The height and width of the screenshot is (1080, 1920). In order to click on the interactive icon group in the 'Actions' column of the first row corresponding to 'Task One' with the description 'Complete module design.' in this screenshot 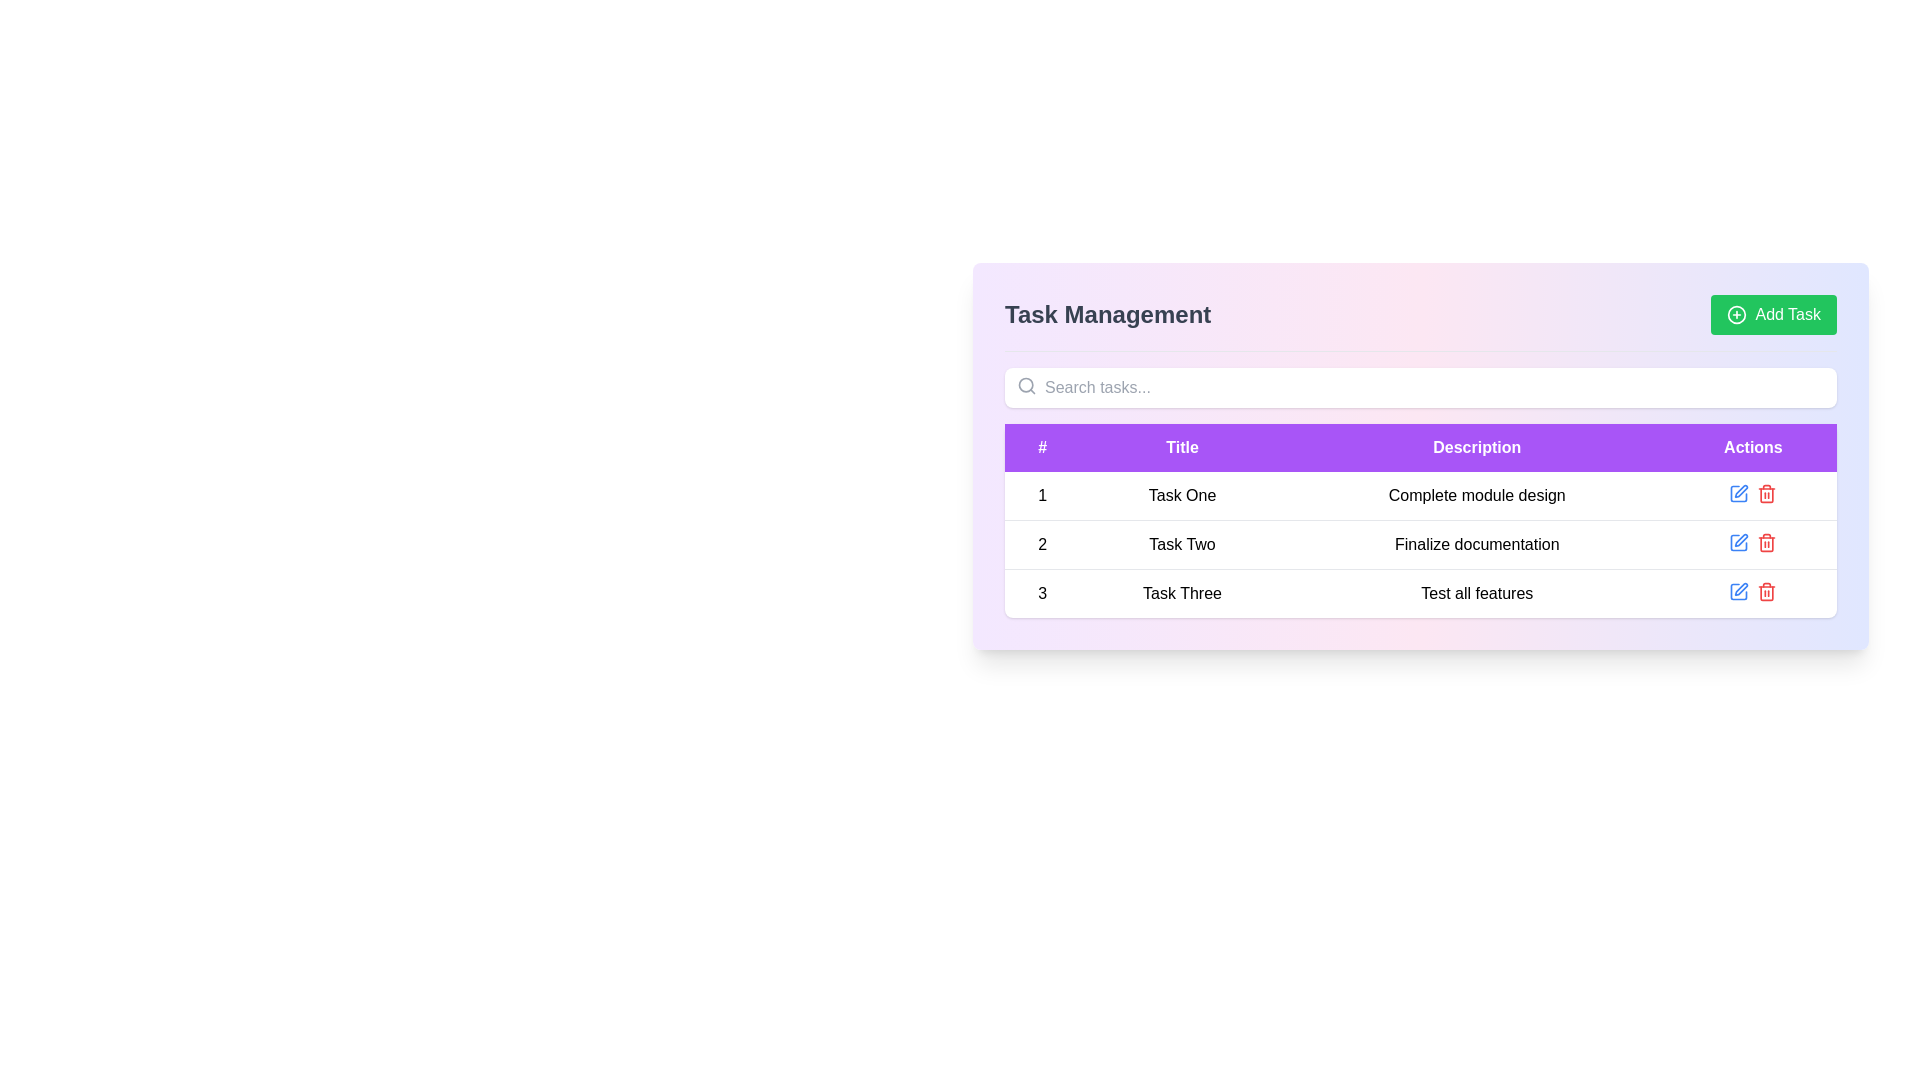, I will do `click(1752, 493)`.